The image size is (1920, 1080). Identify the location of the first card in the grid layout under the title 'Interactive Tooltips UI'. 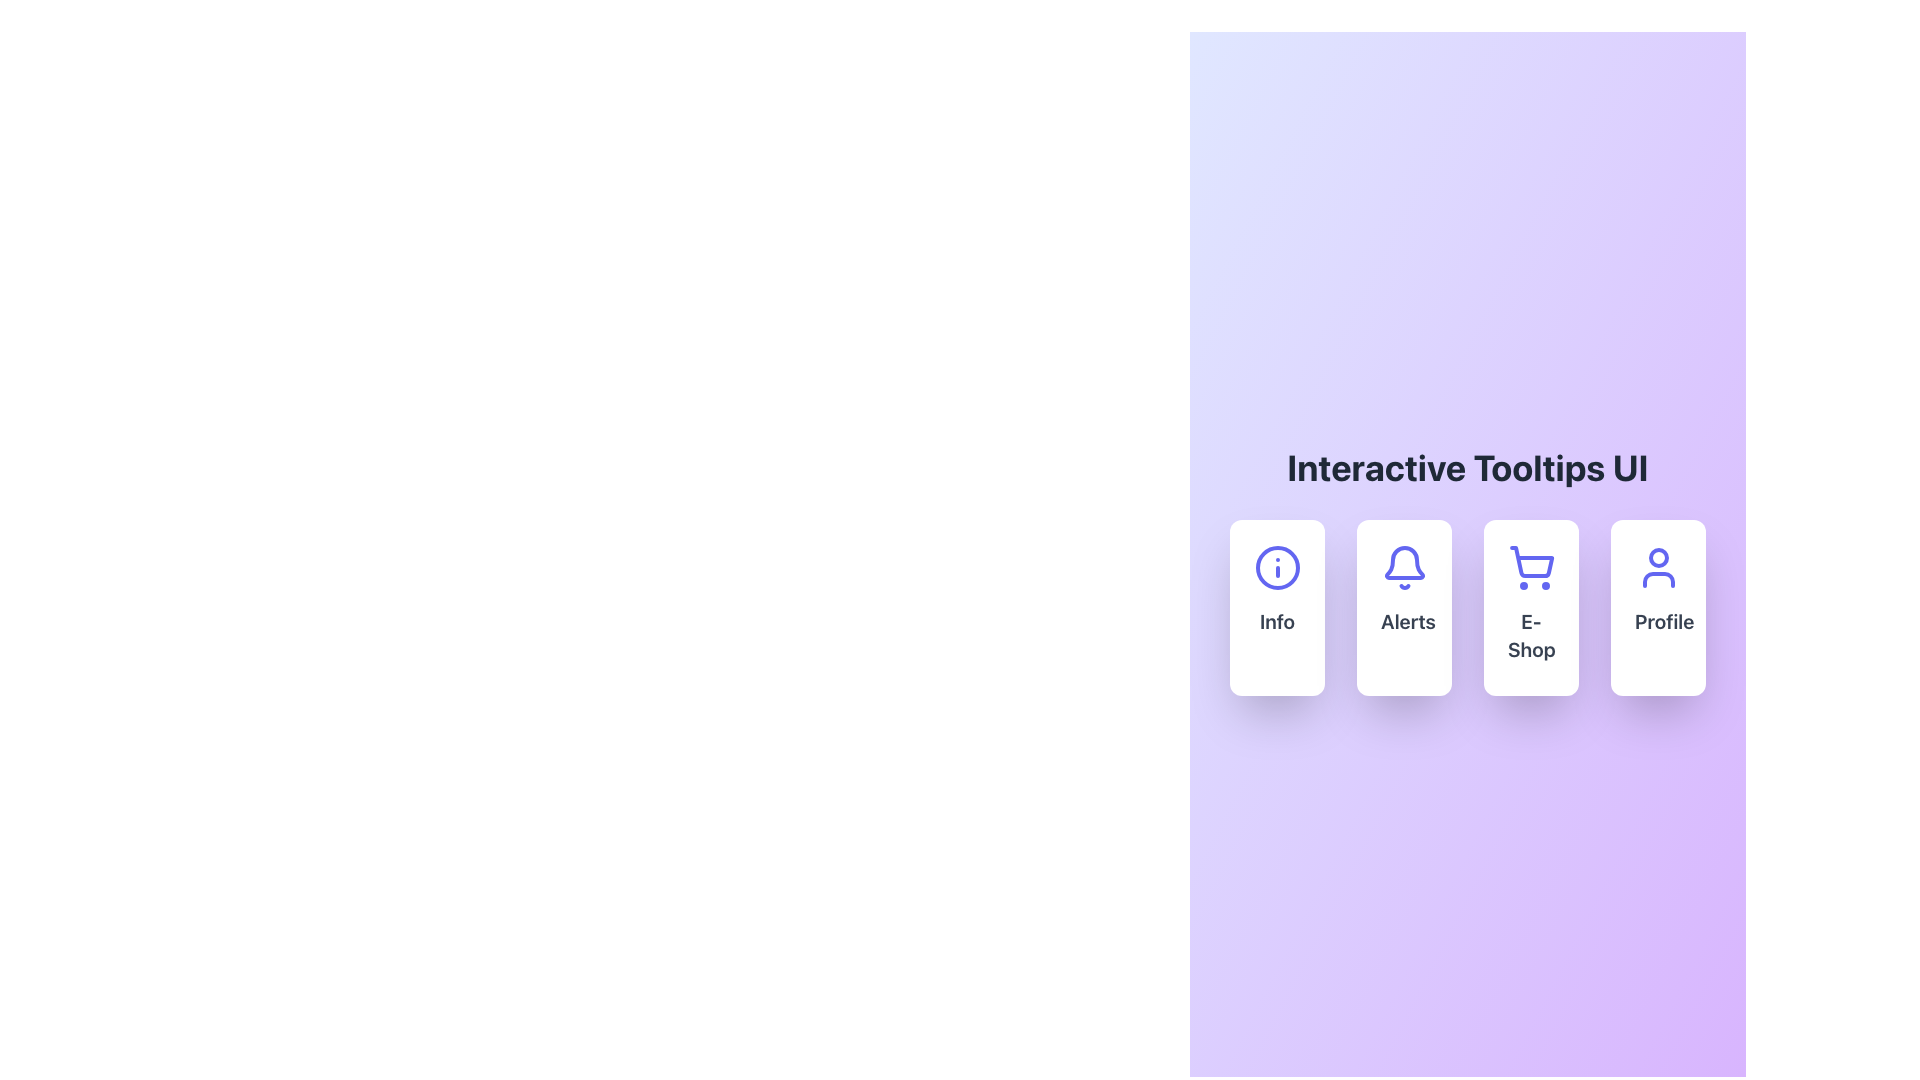
(1276, 607).